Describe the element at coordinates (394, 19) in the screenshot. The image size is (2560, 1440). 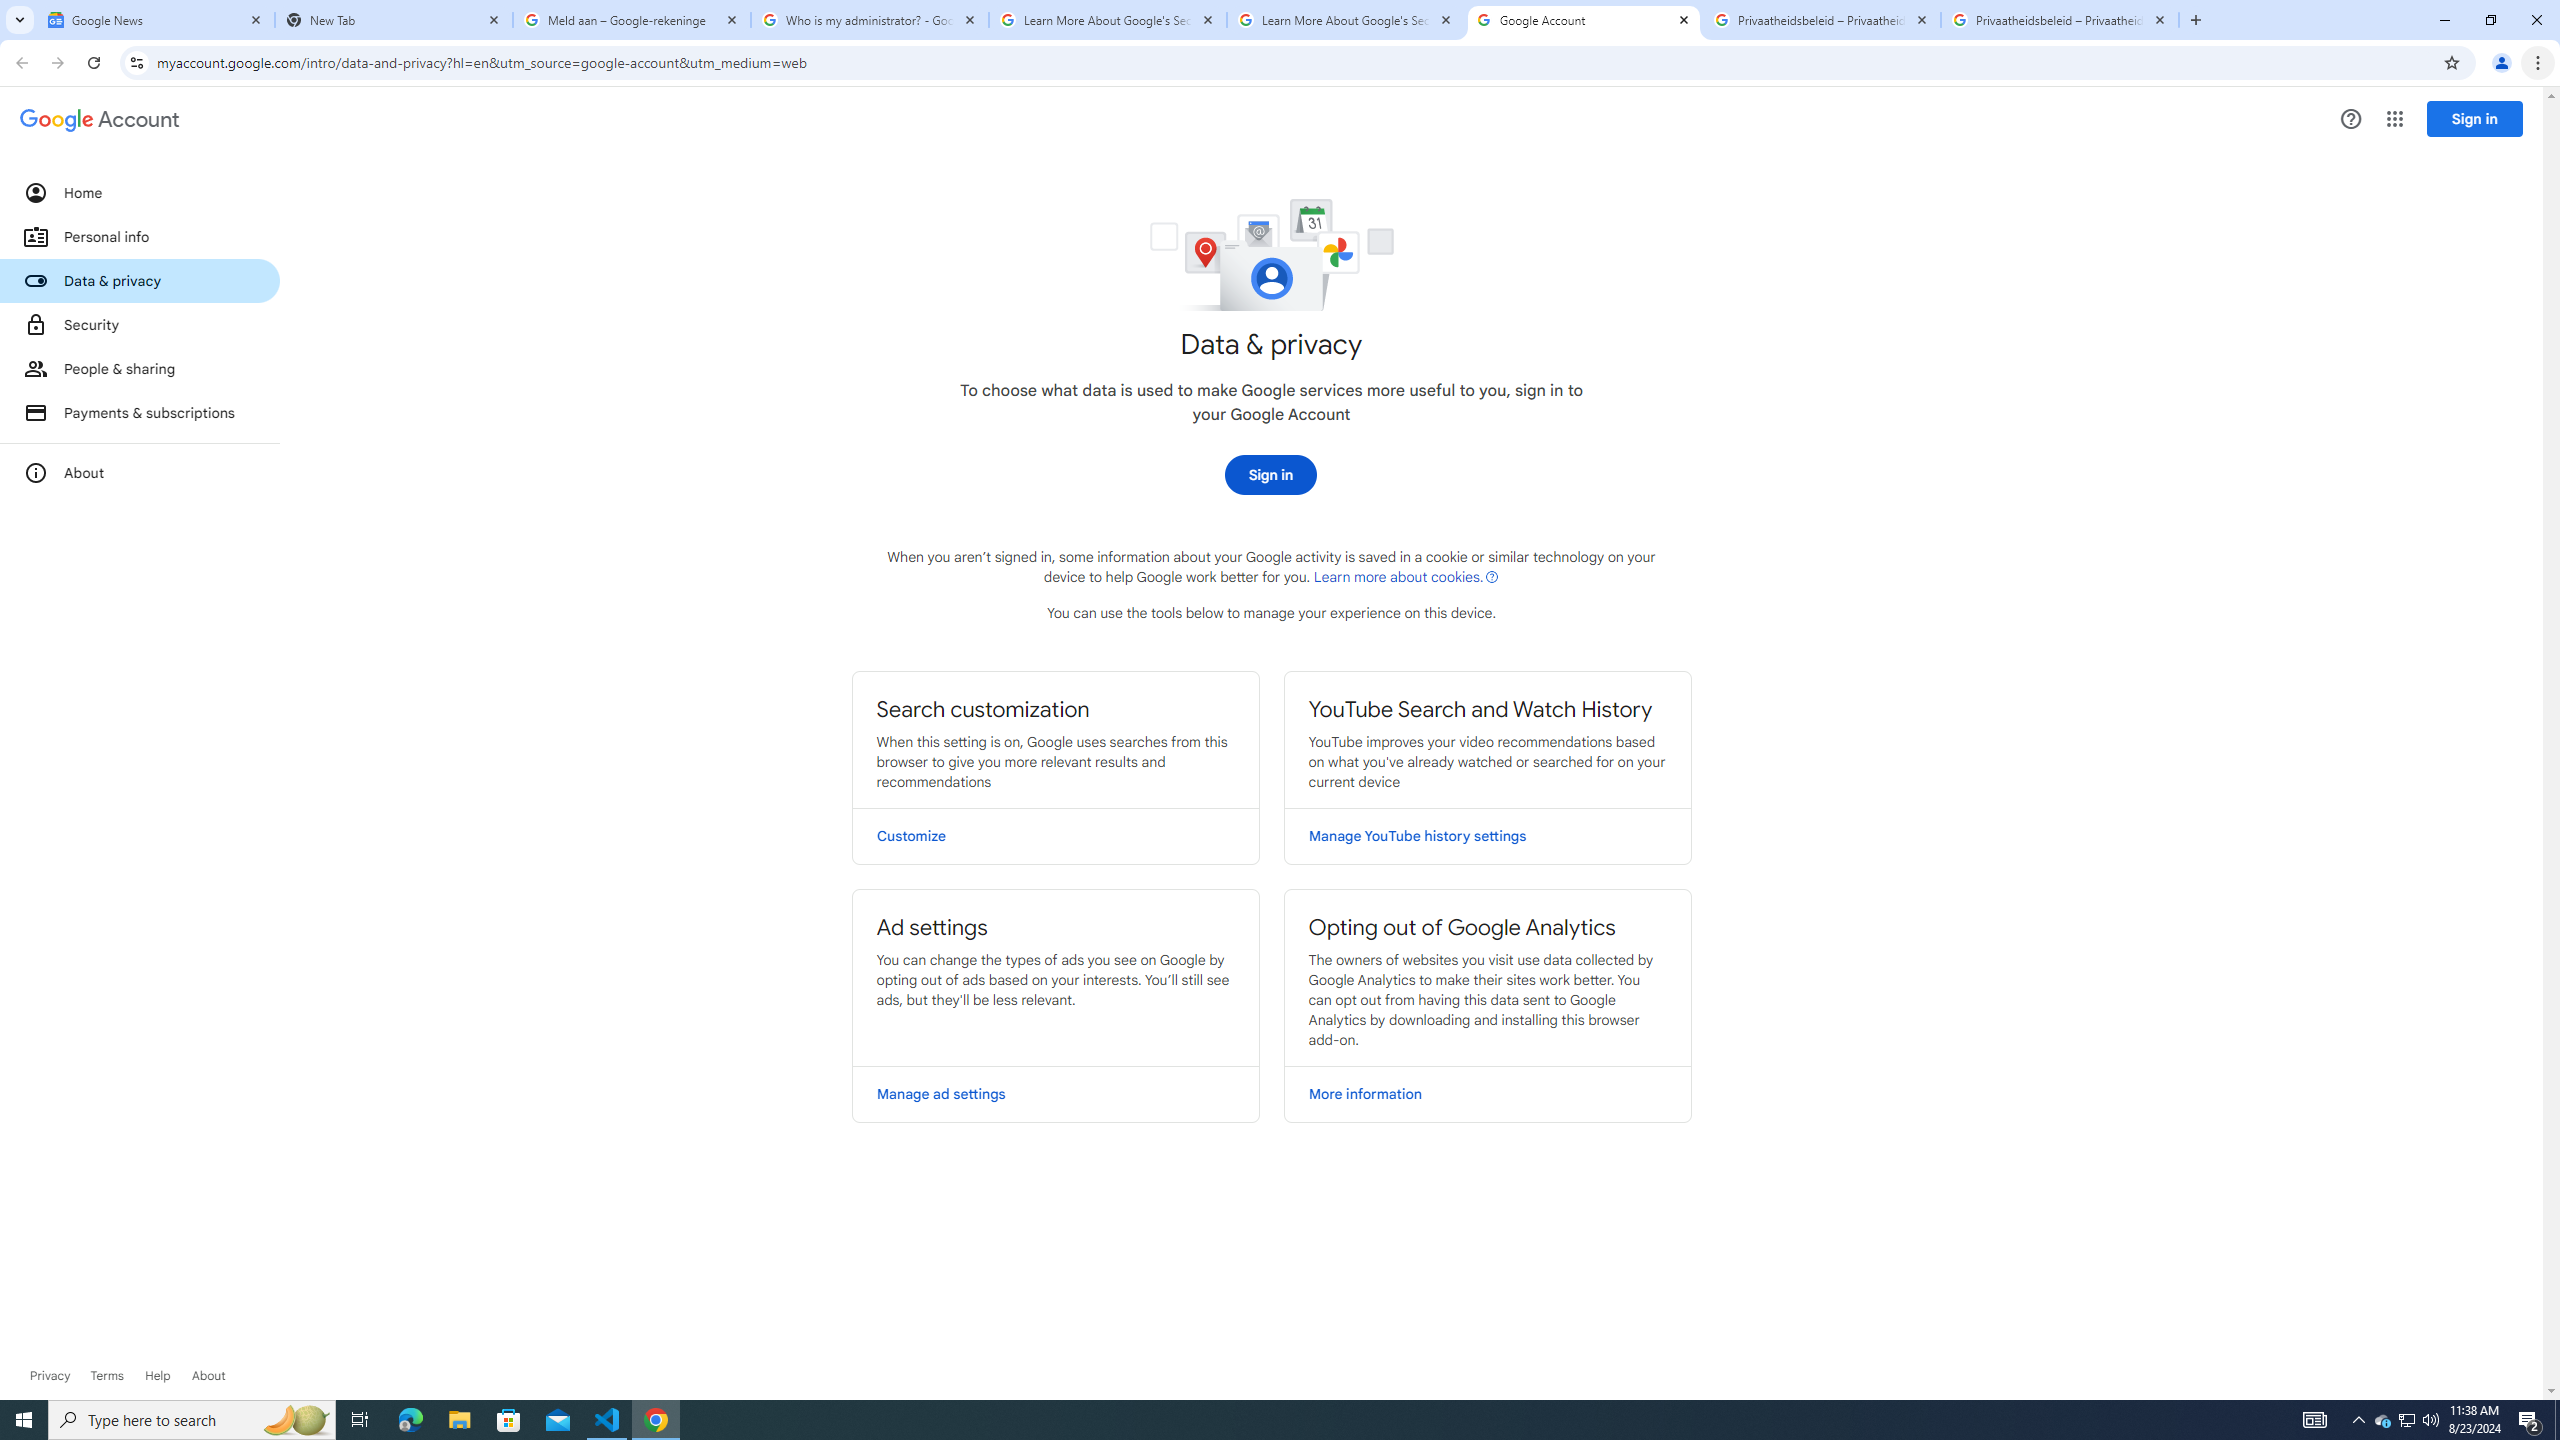
I see `'New Tab'` at that location.